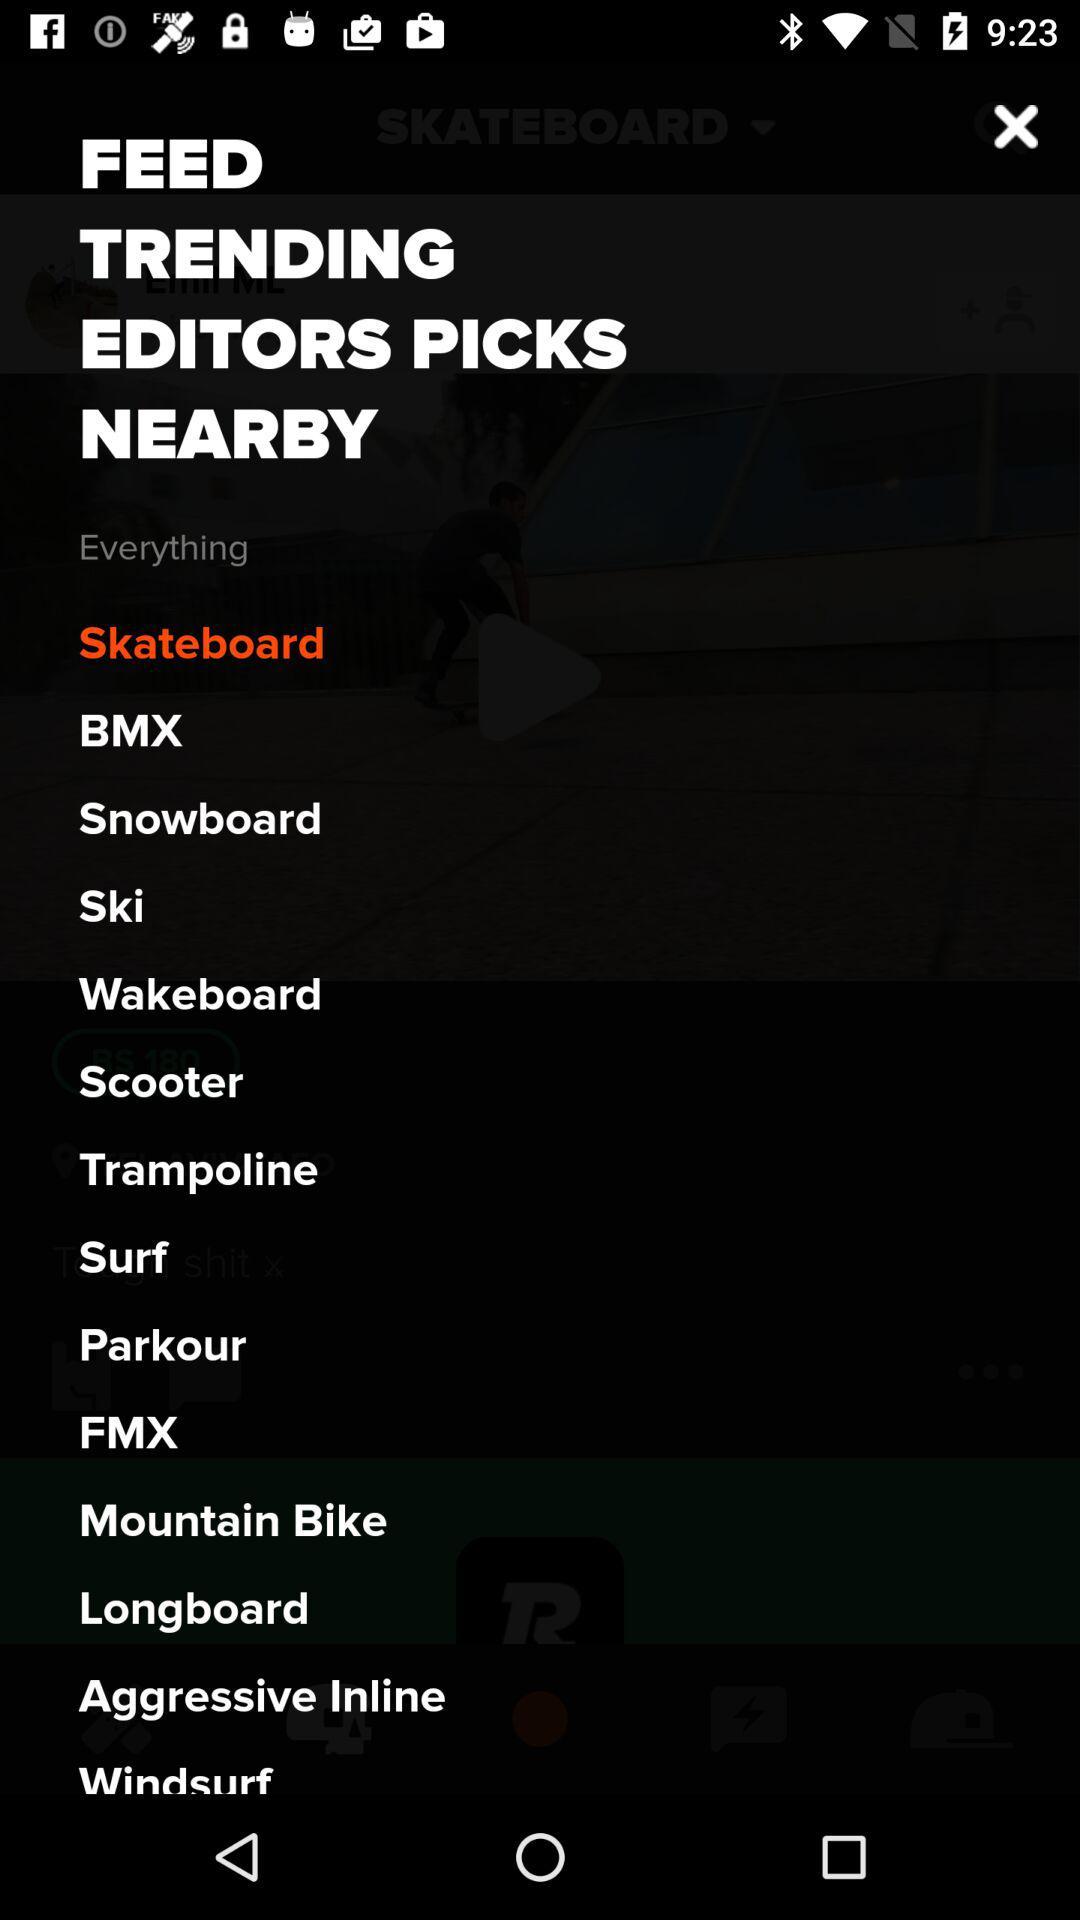 This screenshot has height=1920, width=1080. I want to click on the close icon, so click(1000, 126).